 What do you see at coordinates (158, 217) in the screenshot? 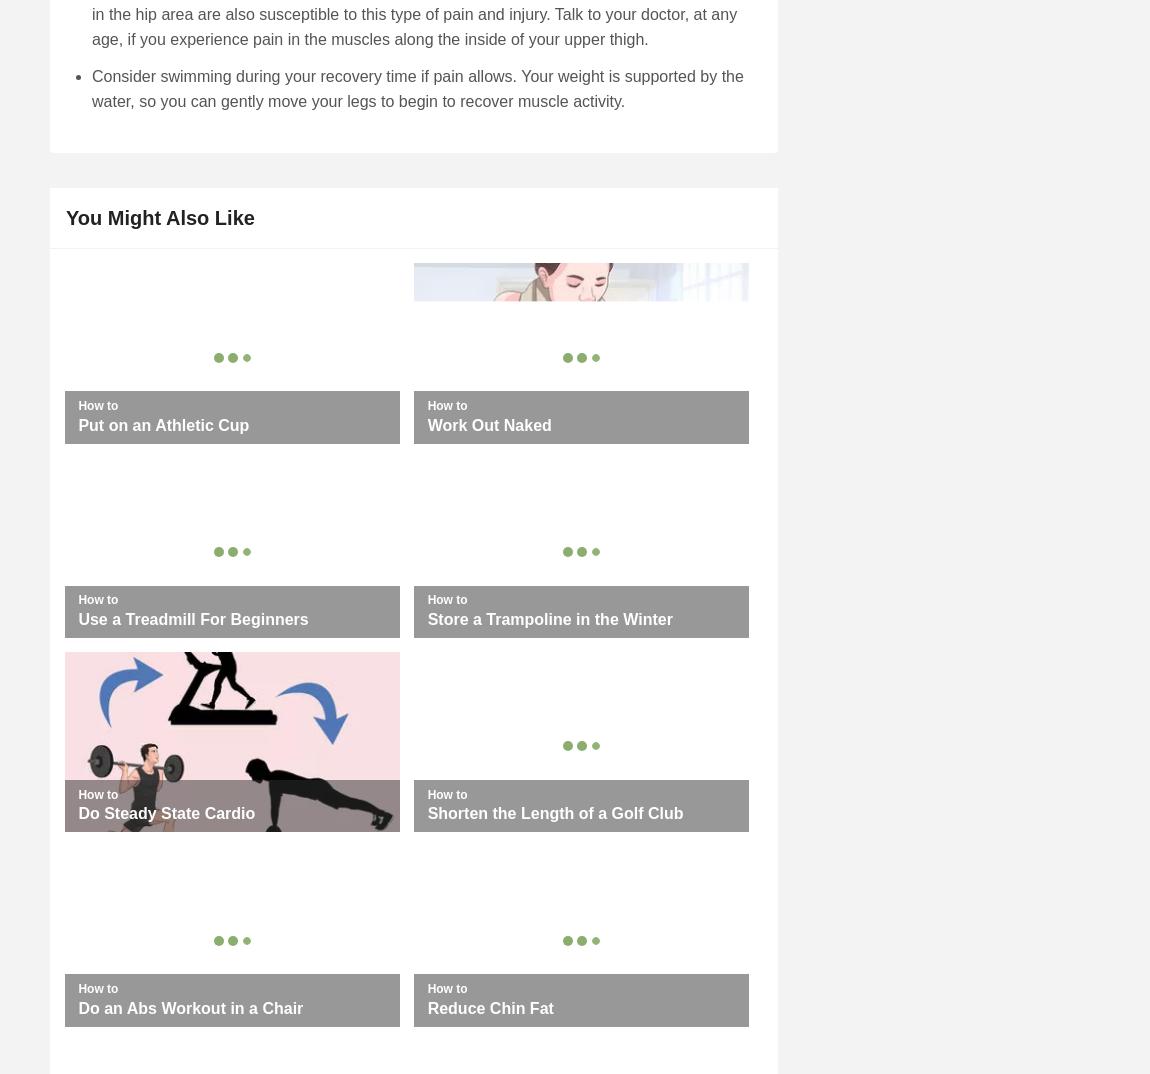
I see `'You Might Also Like'` at bounding box center [158, 217].